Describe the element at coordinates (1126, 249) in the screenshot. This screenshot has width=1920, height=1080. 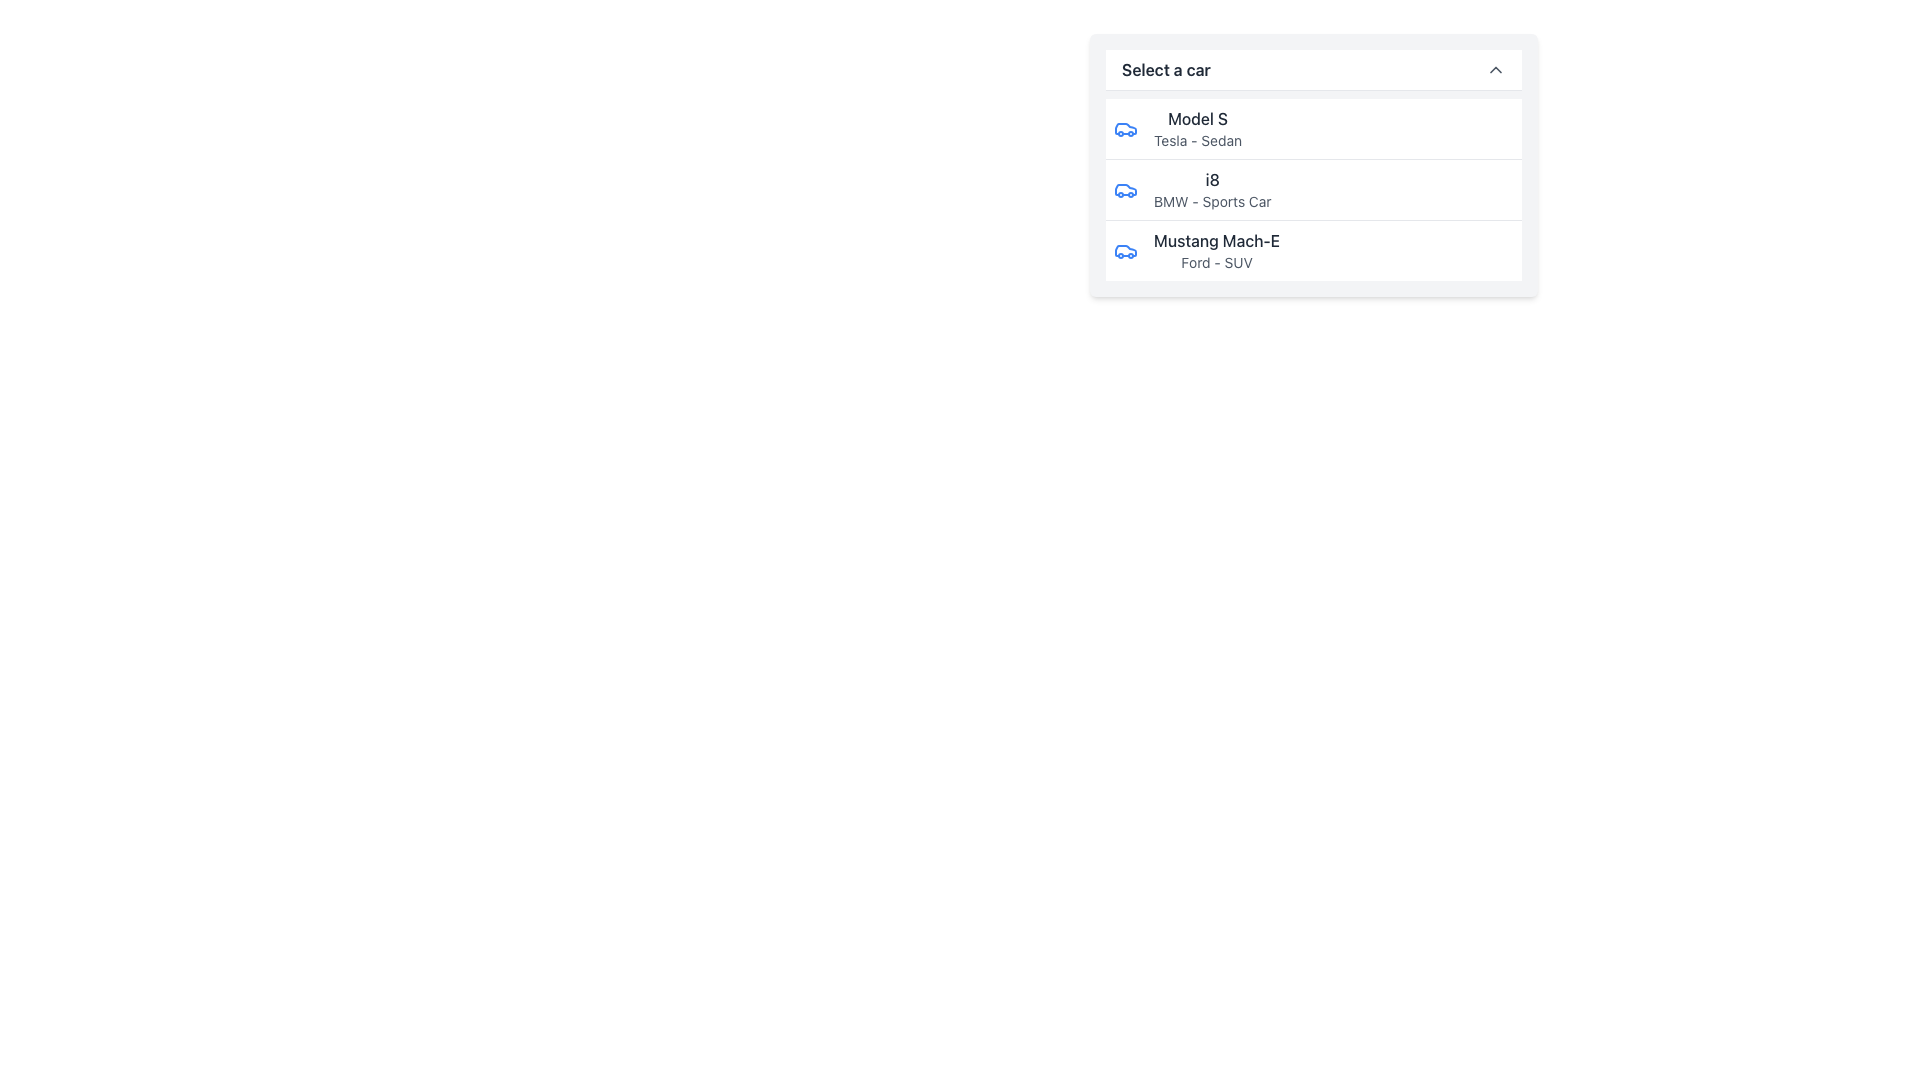
I see `the blue car icon located to the left of the 'Mustang Mach-E' text in the list item, which features a modern design and is styled with a blue stroke` at that location.